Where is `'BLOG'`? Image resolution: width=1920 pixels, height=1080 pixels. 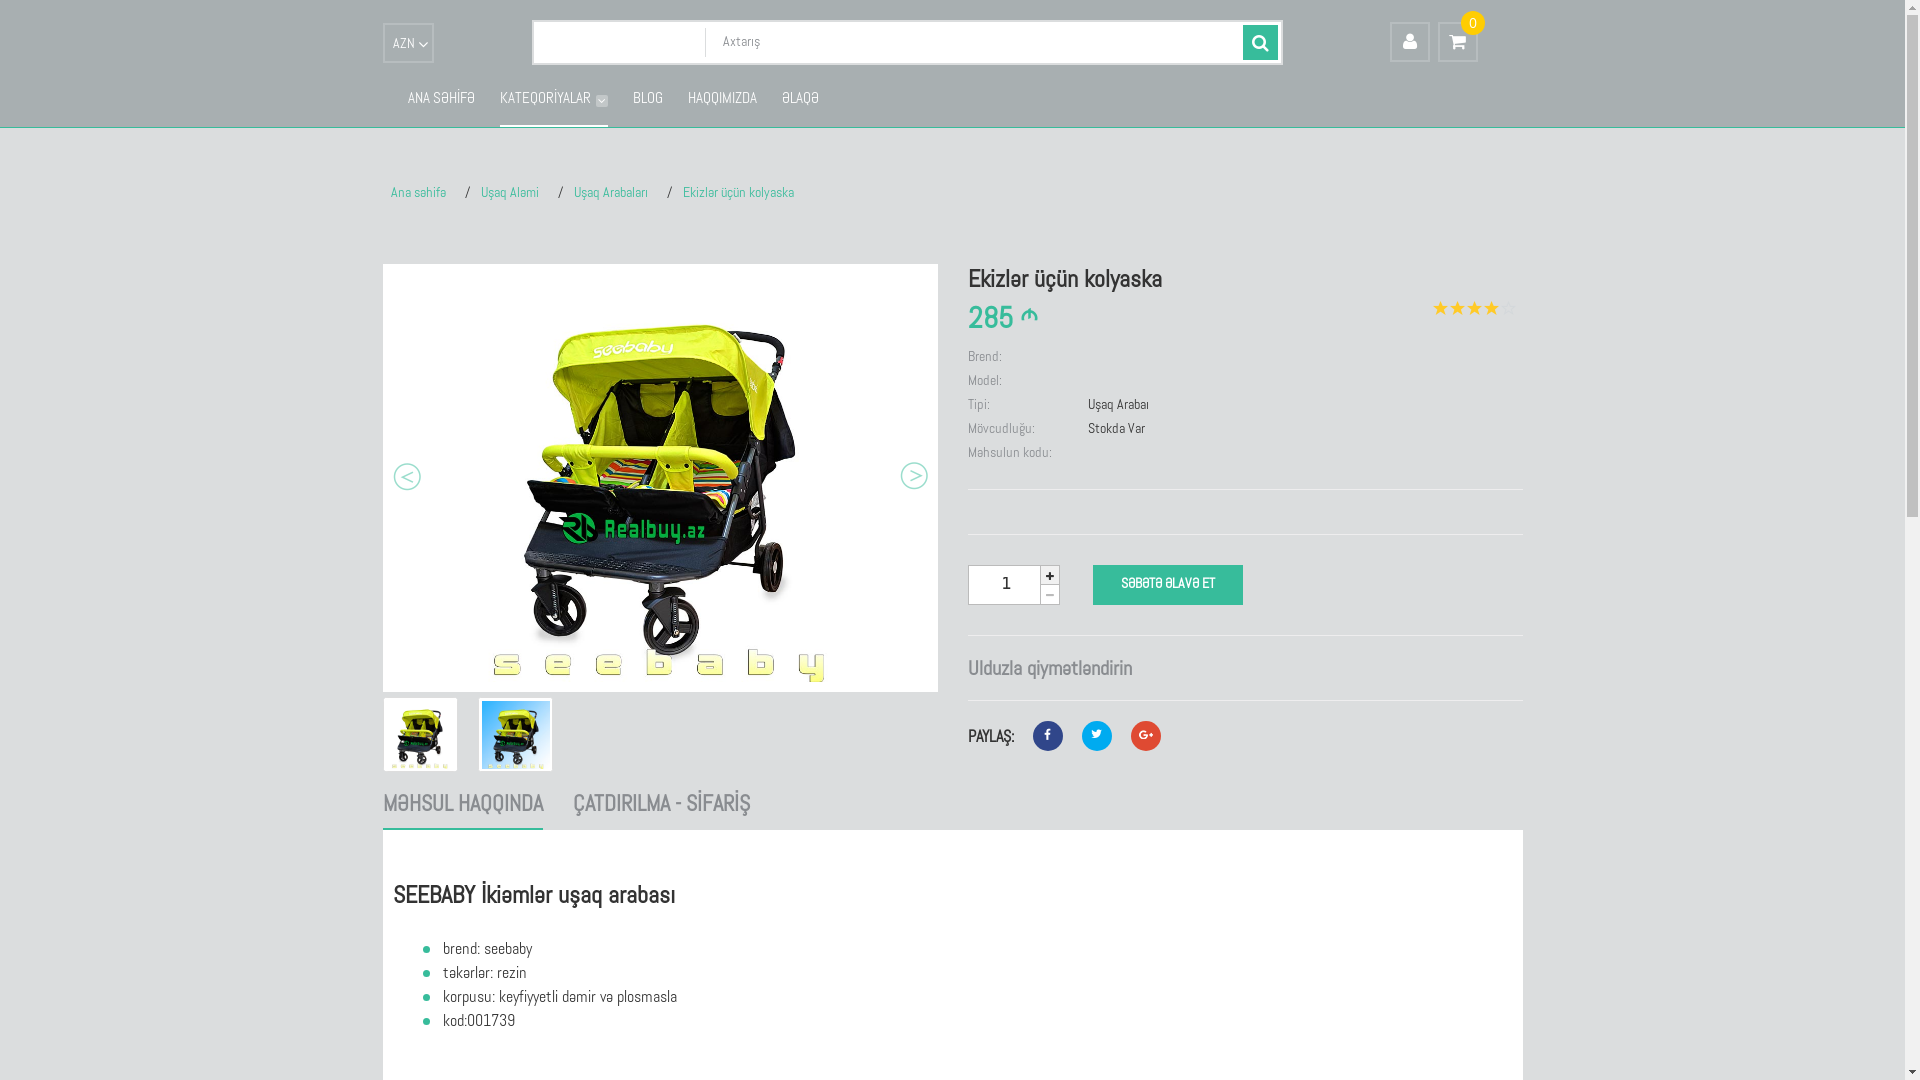
'BLOG' is located at coordinates (631, 100).